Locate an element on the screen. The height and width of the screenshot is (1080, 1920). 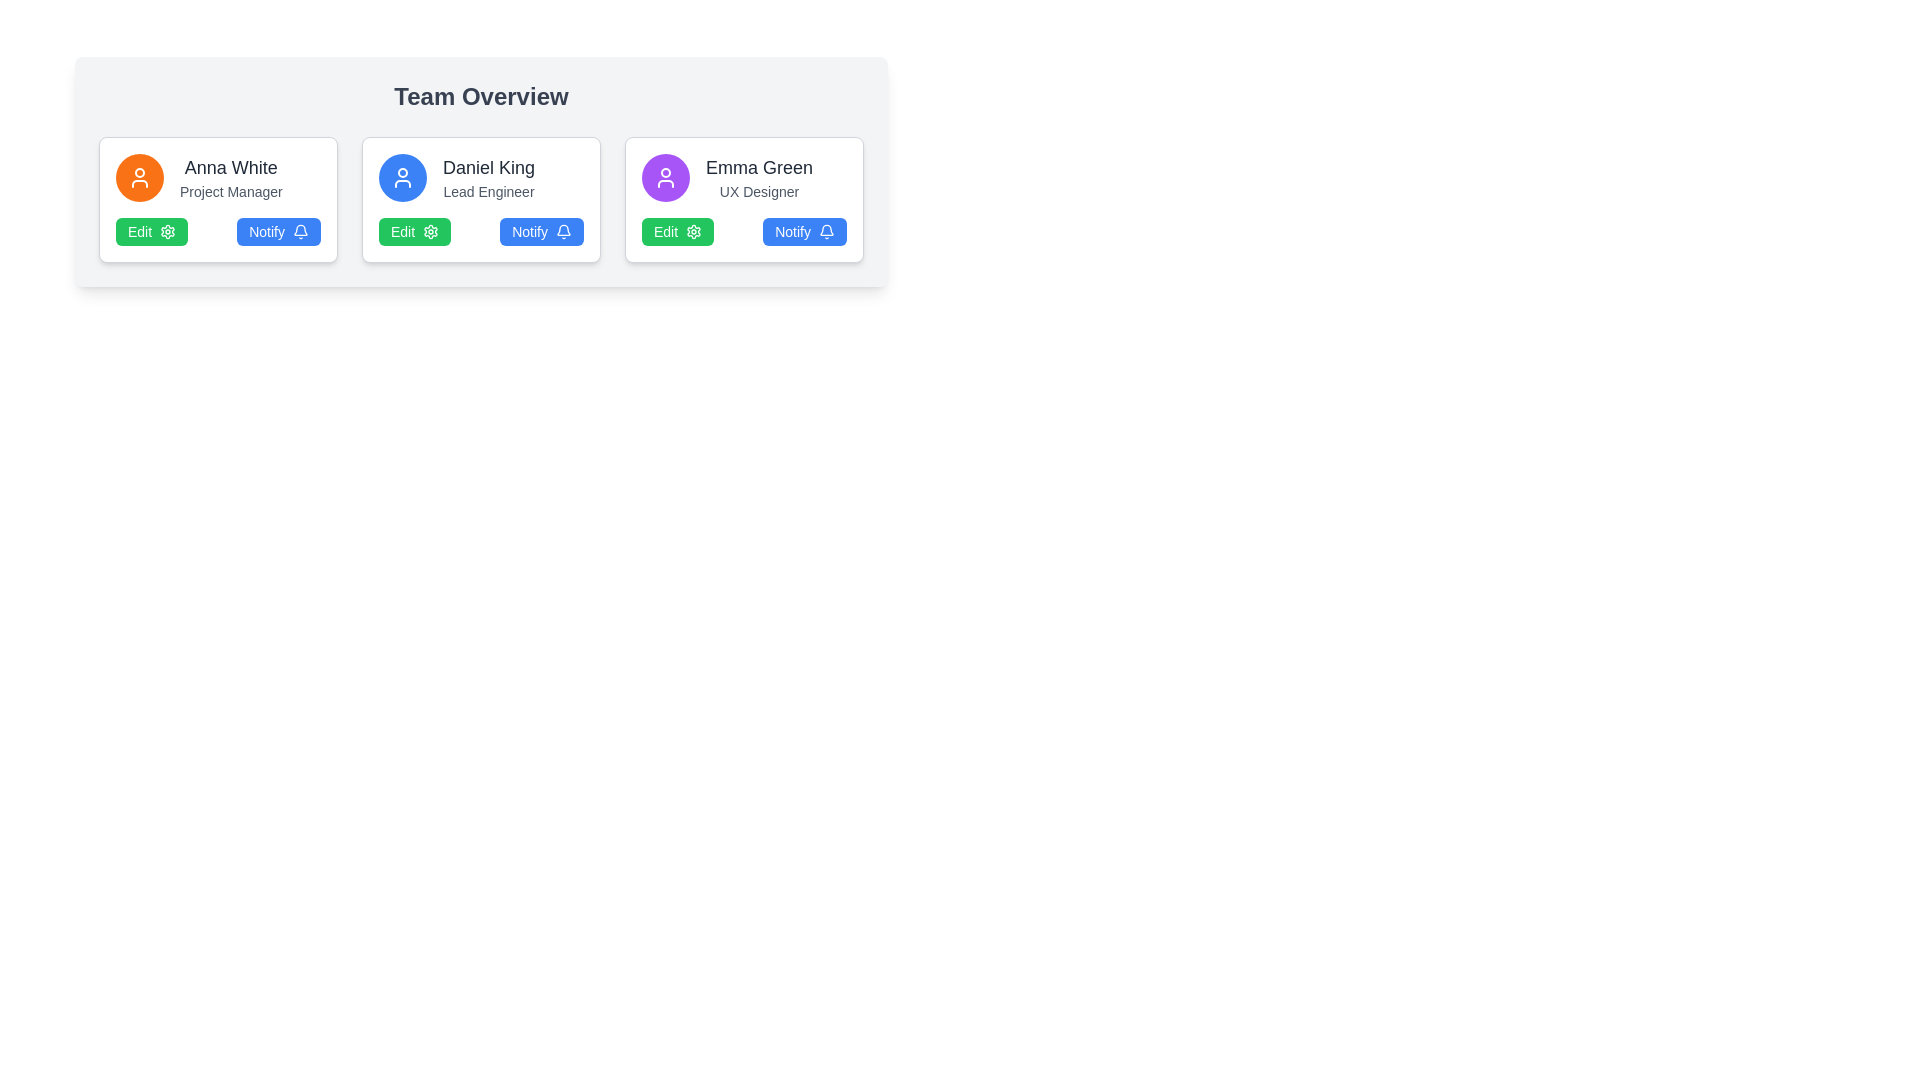
the text content displaying 'Anna White' and her role as 'Project Manager', located in the leftmost card under 'Team Overview' is located at coordinates (231, 176).